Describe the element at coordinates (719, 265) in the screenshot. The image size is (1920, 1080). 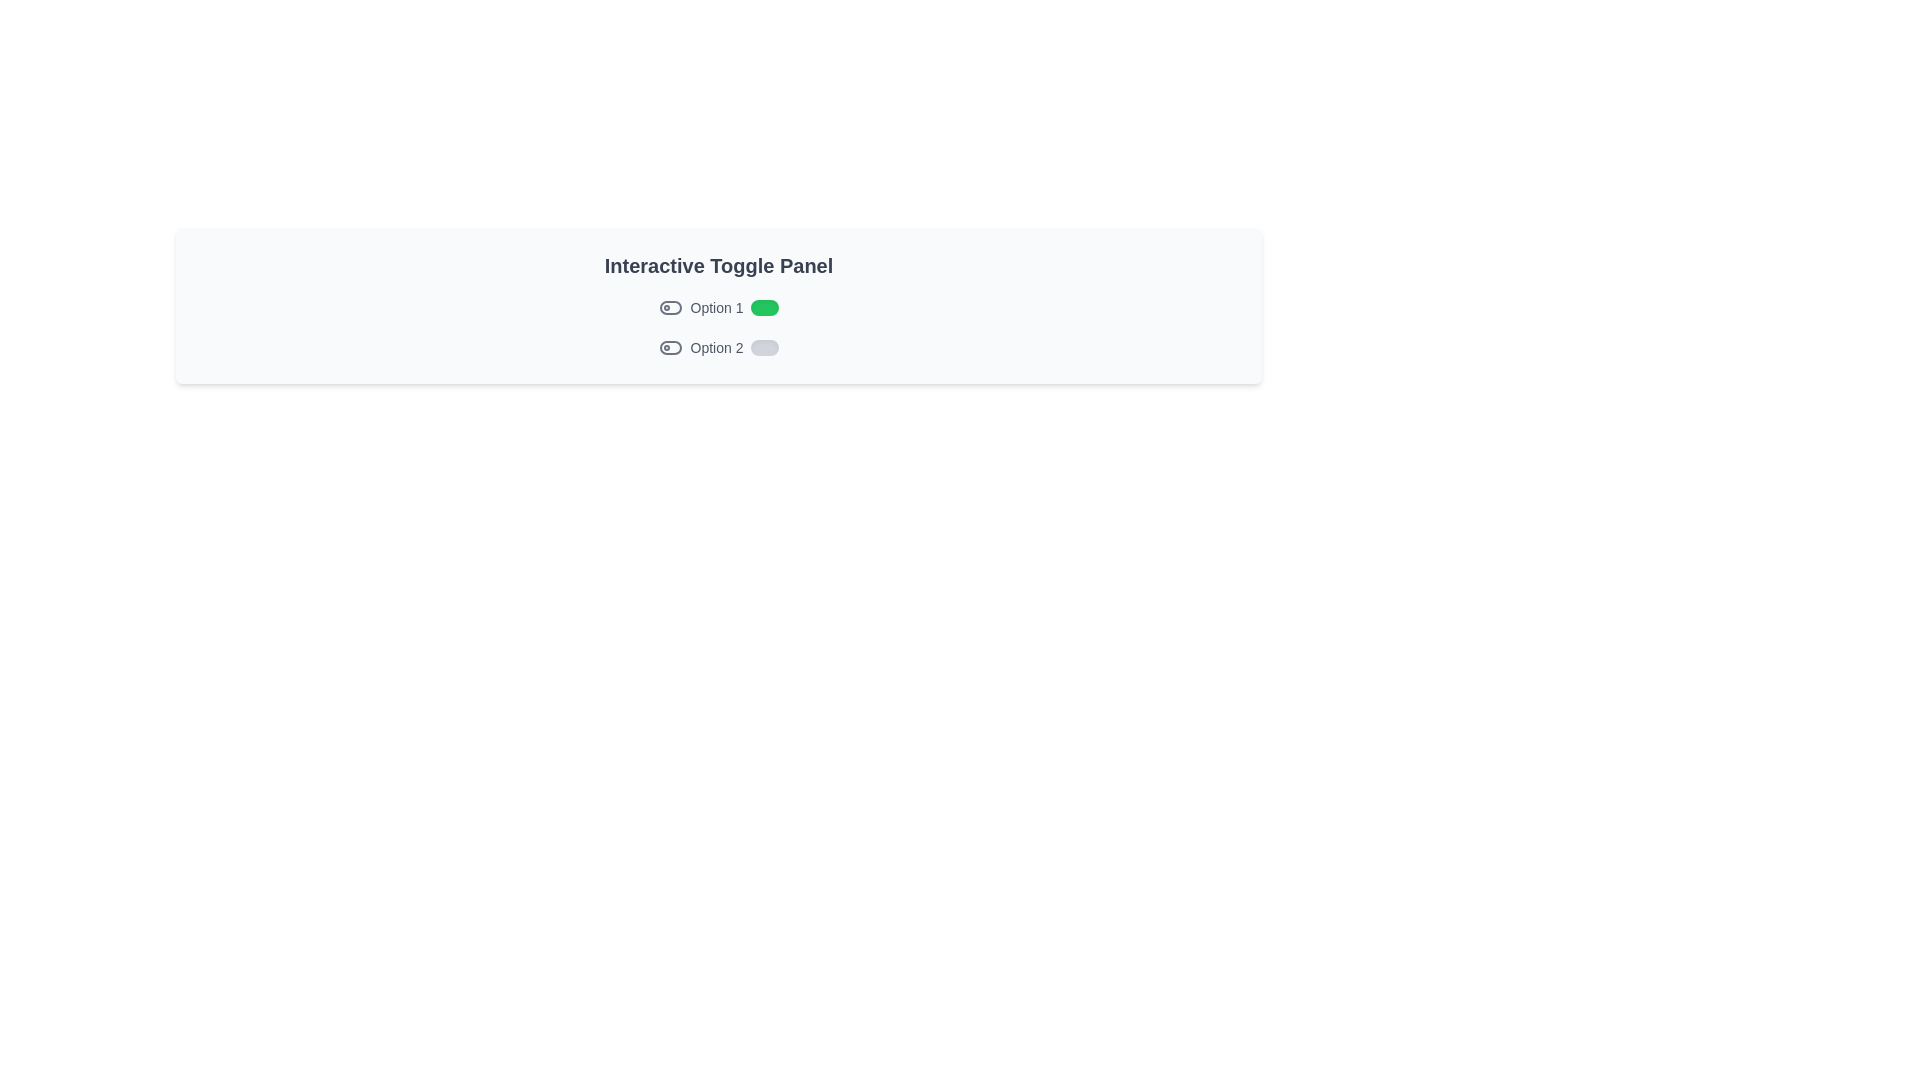
I see `the text 'Interactive Toggle Panel' to select it` at that location.